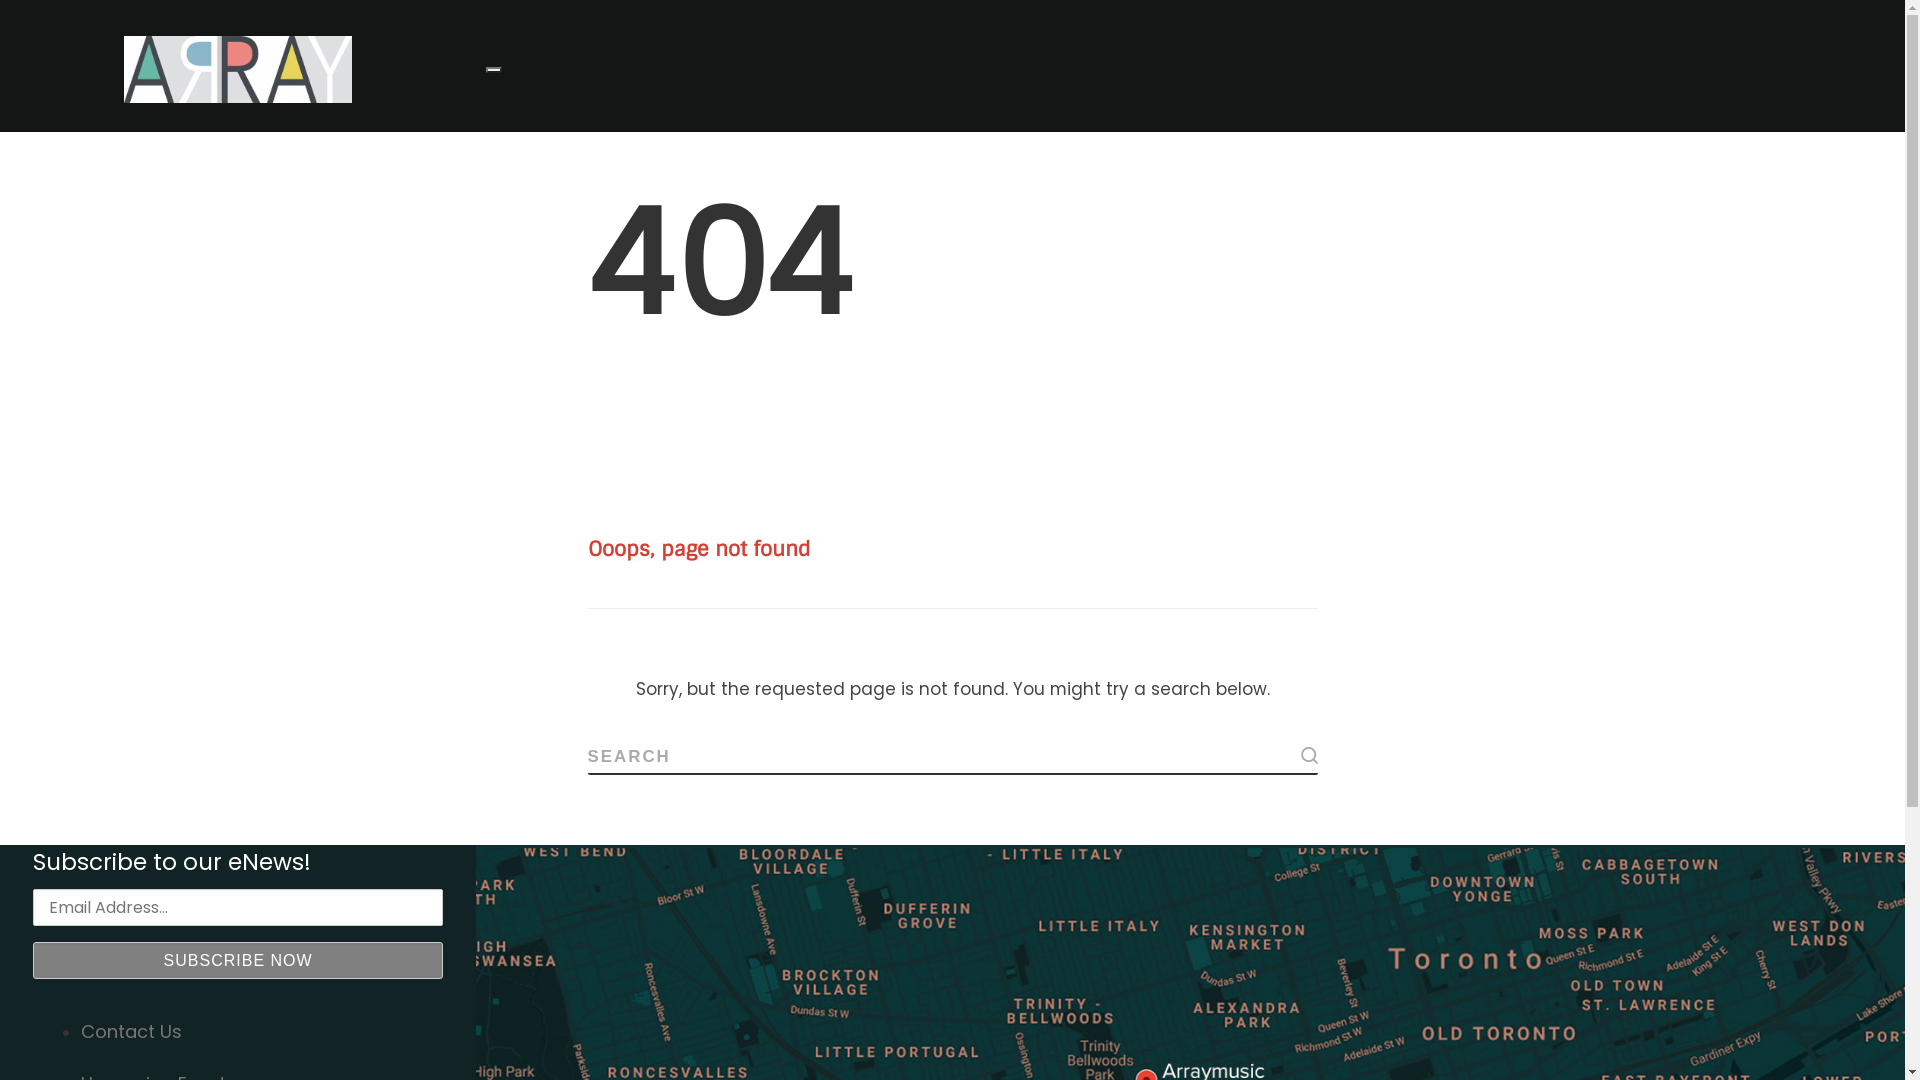 This screenshot has height=1080, width=1920. Describe the element at coordinates (130, 1031) in the screenshot. I see `'Contact Us'` at that location.